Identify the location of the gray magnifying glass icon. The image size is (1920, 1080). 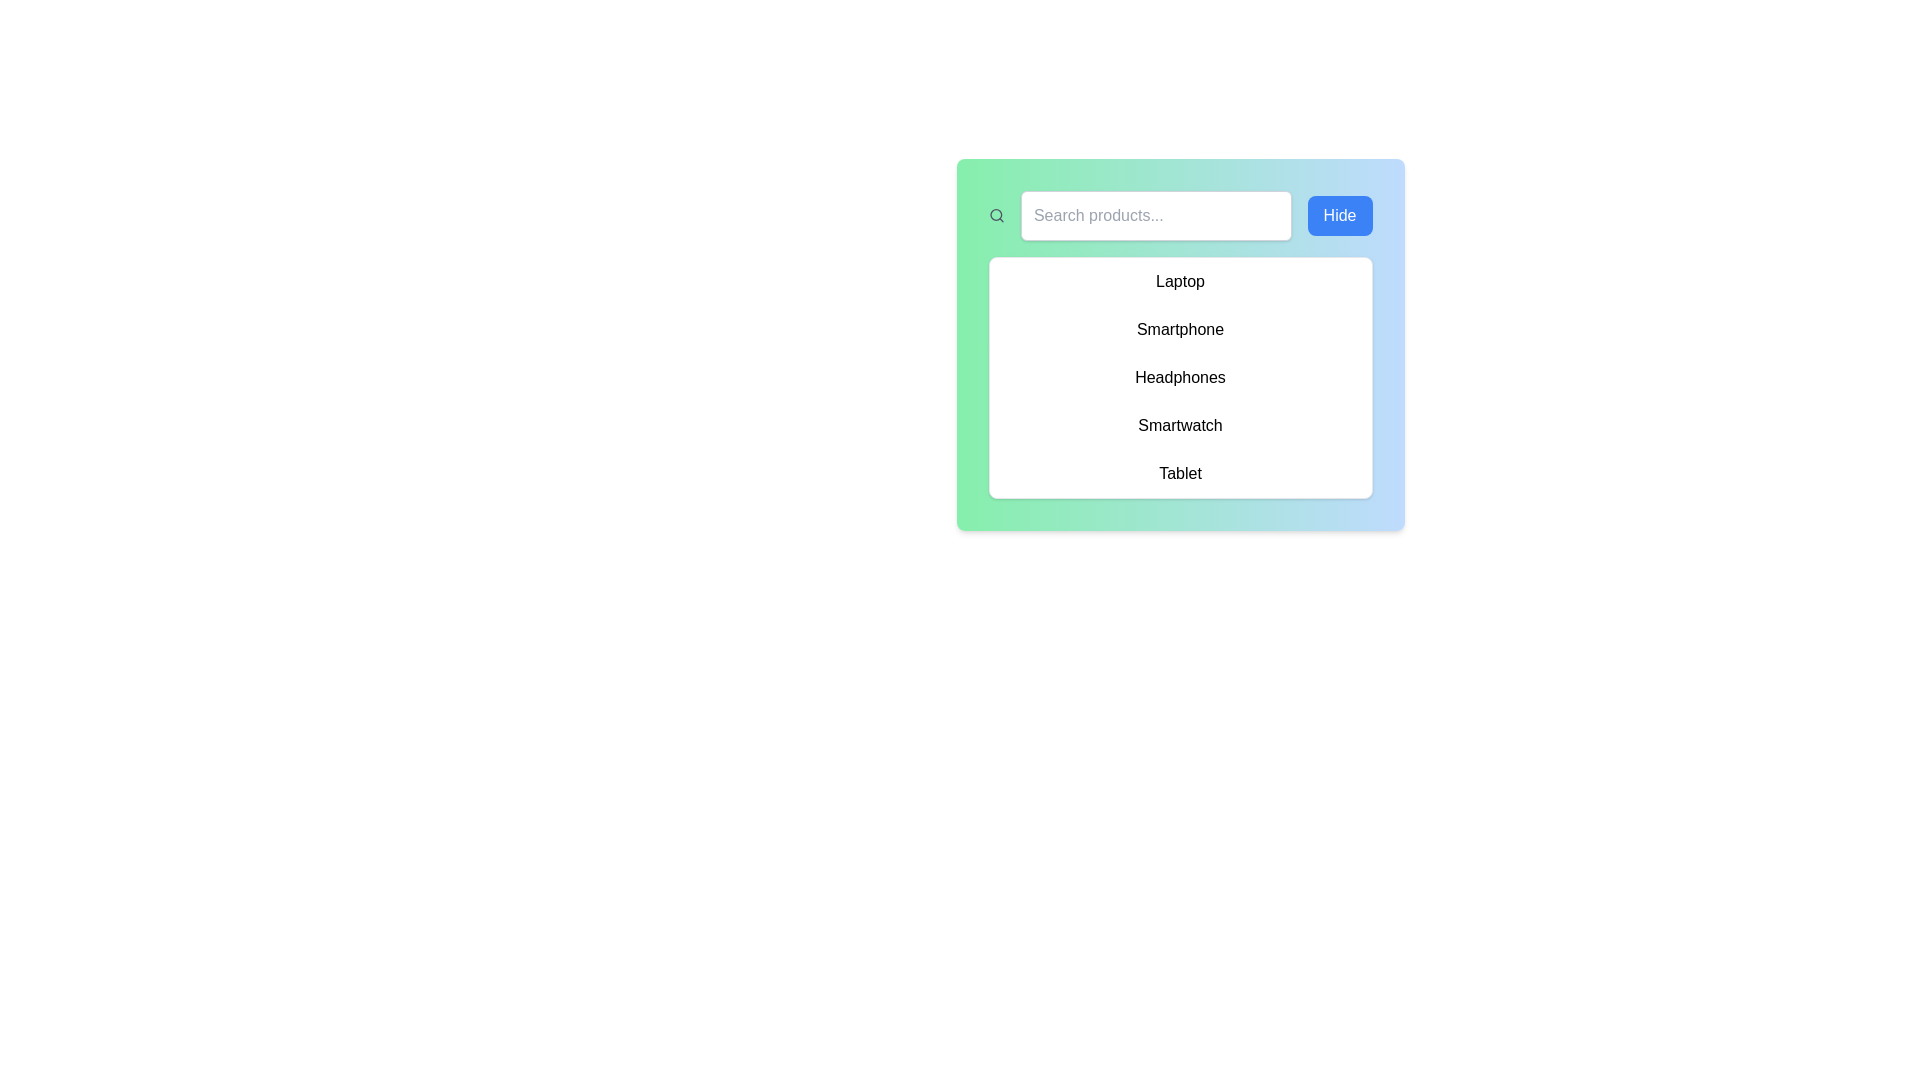
(996, 216).